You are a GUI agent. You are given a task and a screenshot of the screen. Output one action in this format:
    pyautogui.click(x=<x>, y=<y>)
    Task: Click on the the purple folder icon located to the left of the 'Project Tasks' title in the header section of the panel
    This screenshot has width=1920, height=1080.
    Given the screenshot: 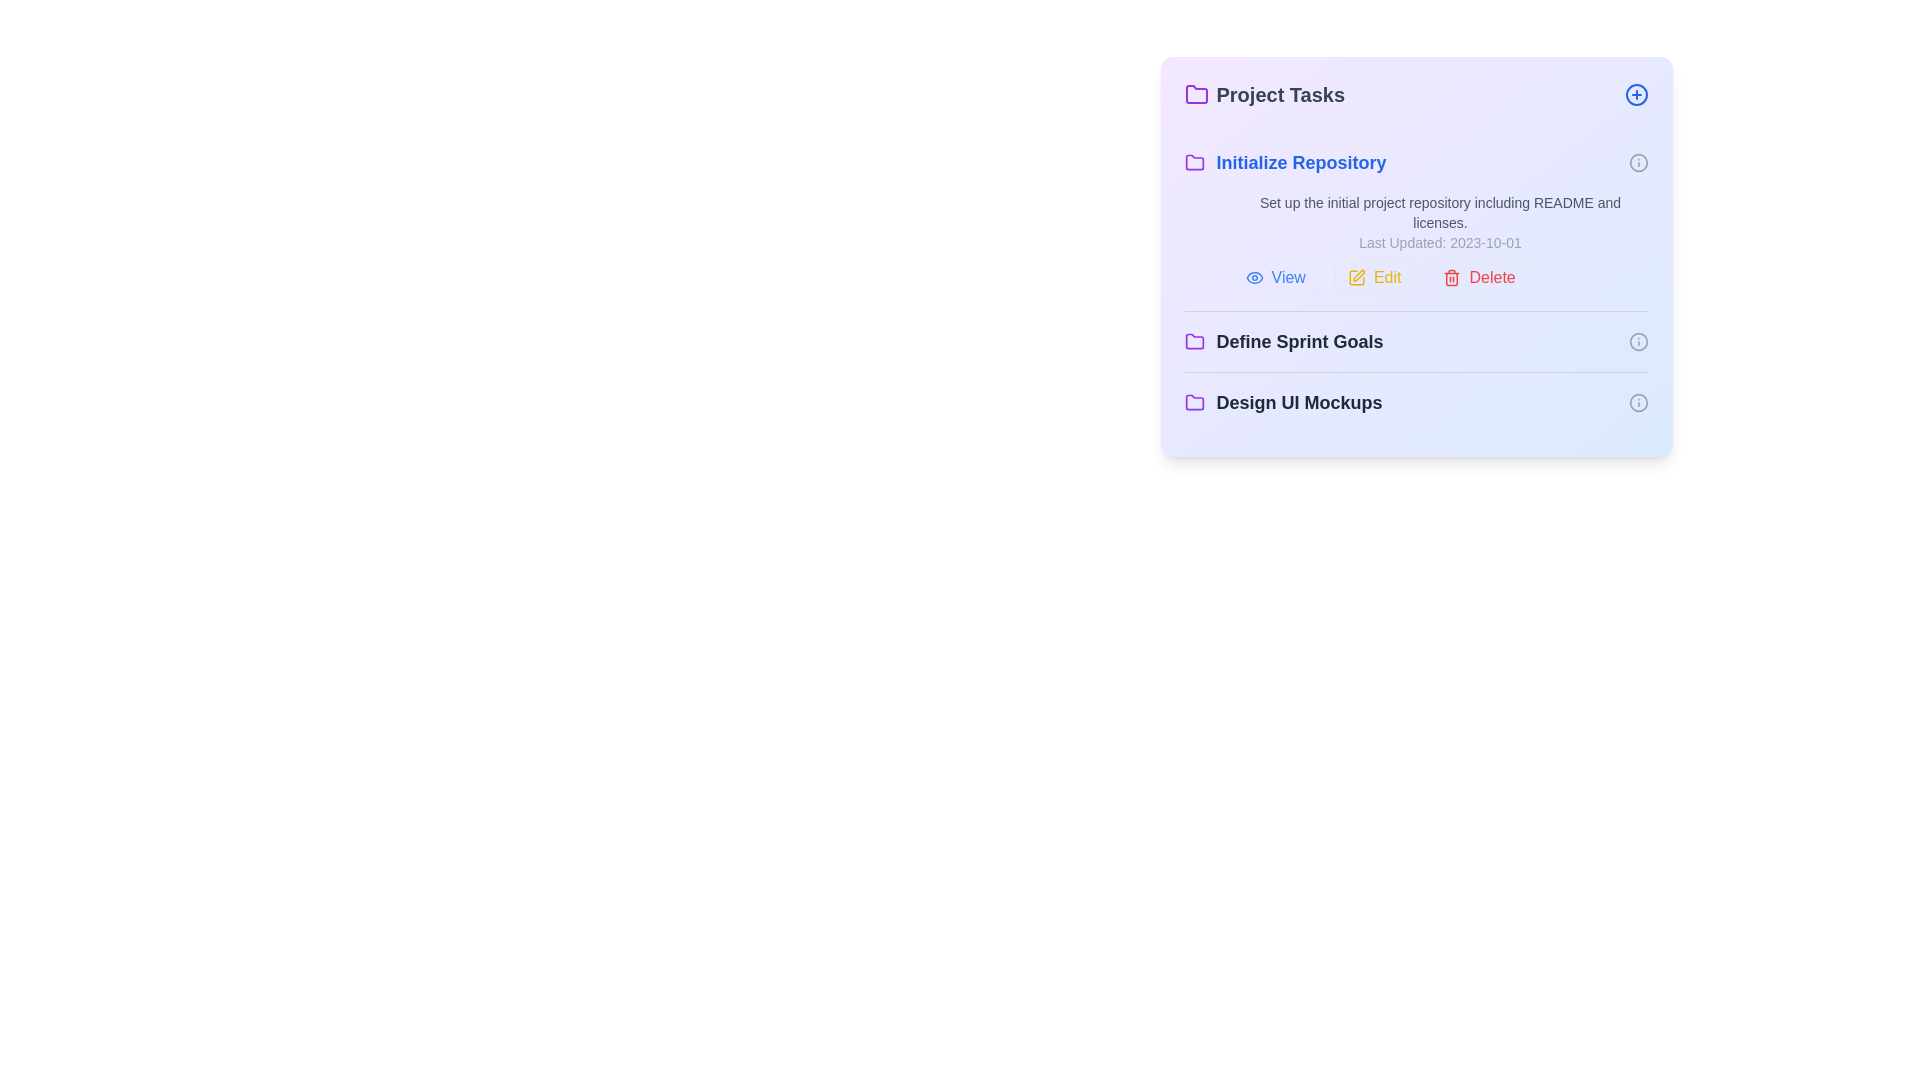 What is the action you would take?
    pyautogui.click(x=1196, y=95)
    